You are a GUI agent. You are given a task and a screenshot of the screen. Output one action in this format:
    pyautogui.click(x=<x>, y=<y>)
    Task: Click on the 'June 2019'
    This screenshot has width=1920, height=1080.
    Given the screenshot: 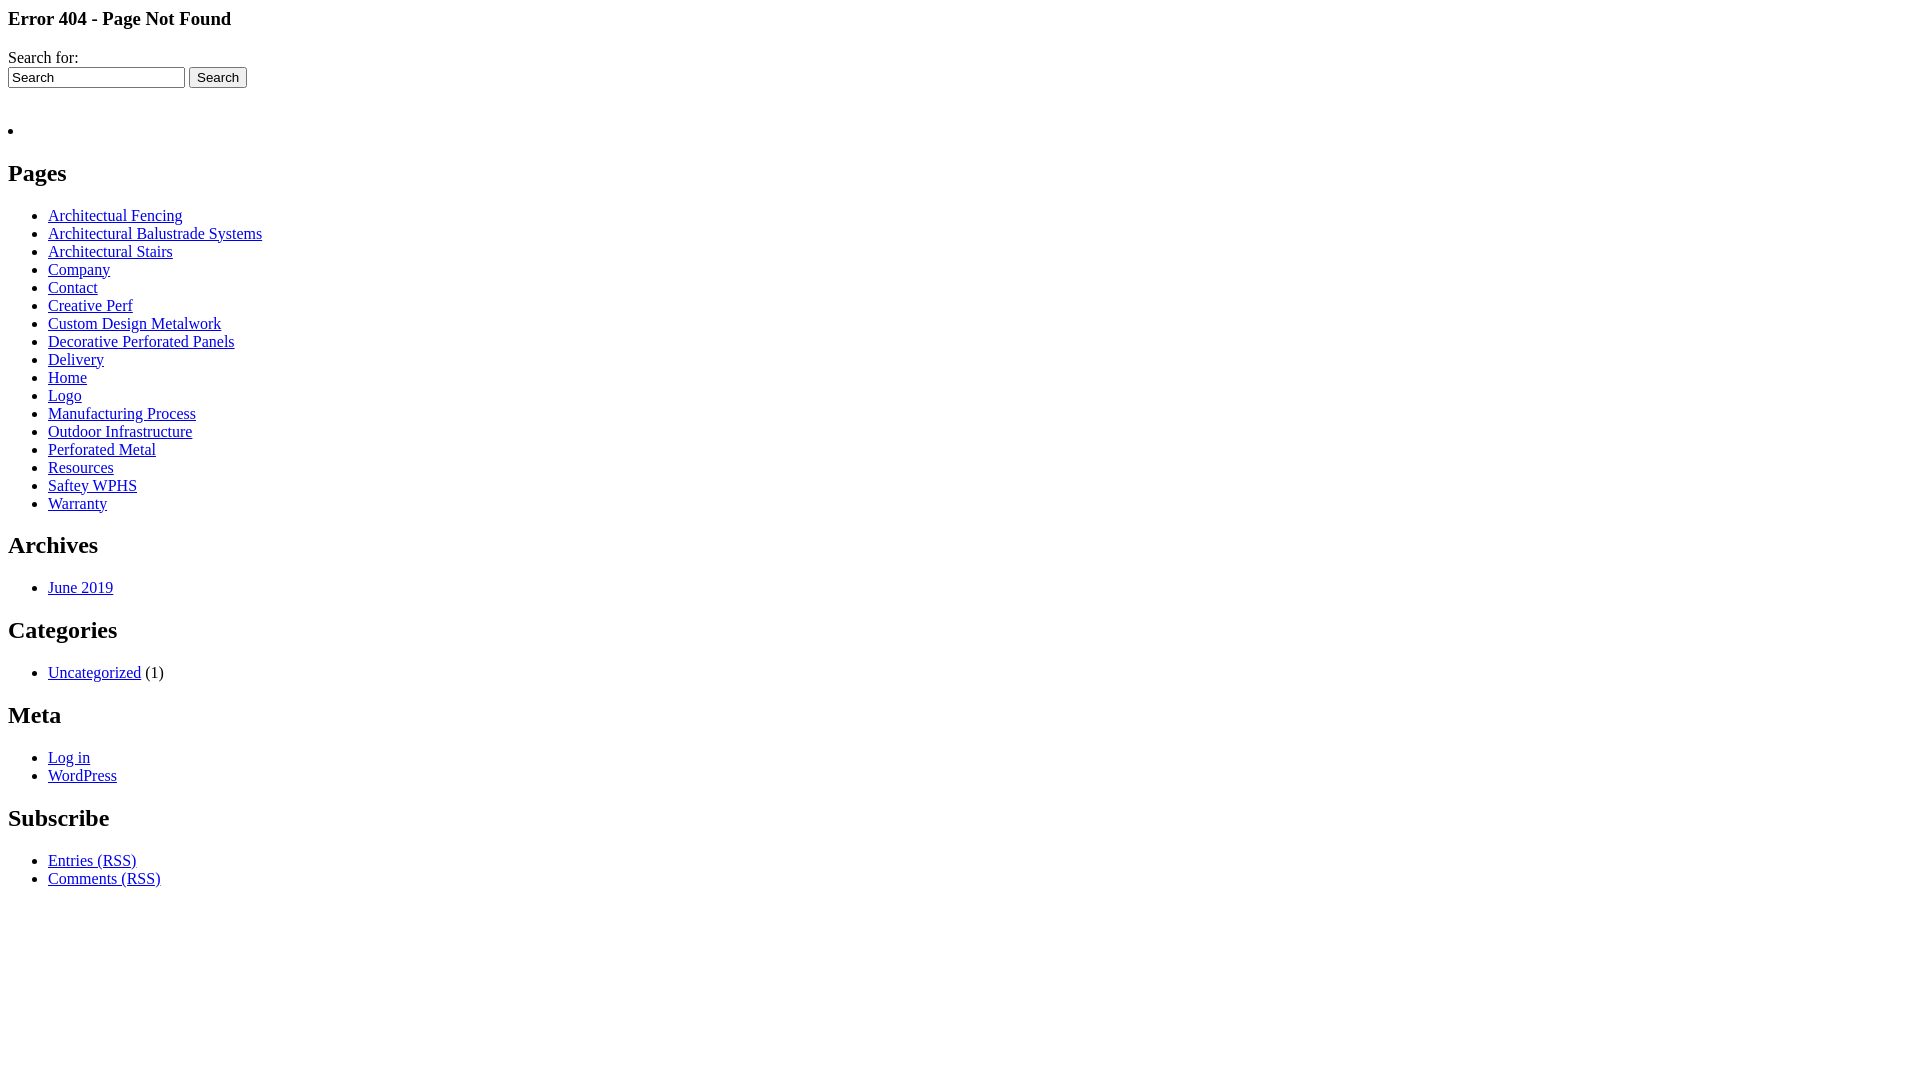 What is the action you would take?
    pyautogui.click(x=80, y=586)
    